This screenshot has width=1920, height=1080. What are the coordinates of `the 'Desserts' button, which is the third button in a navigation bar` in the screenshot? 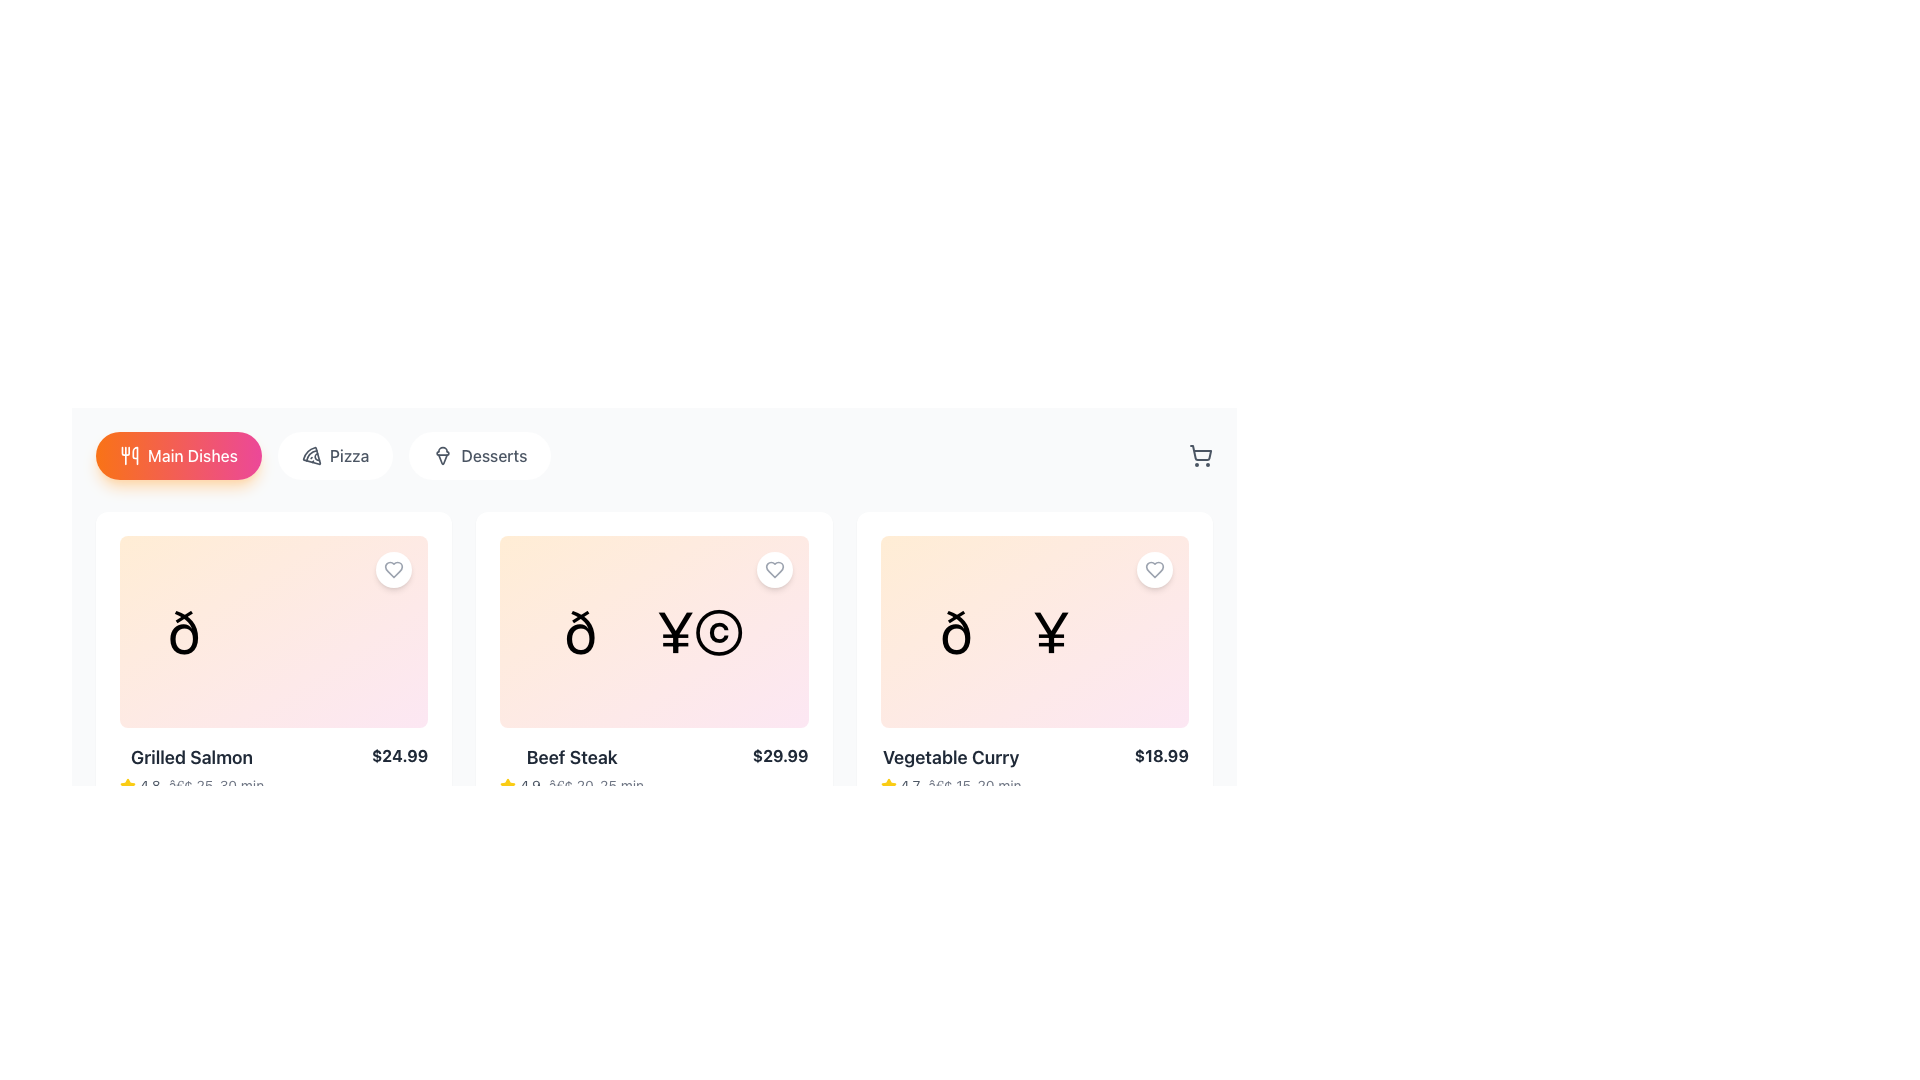 It's located at (480, 455).